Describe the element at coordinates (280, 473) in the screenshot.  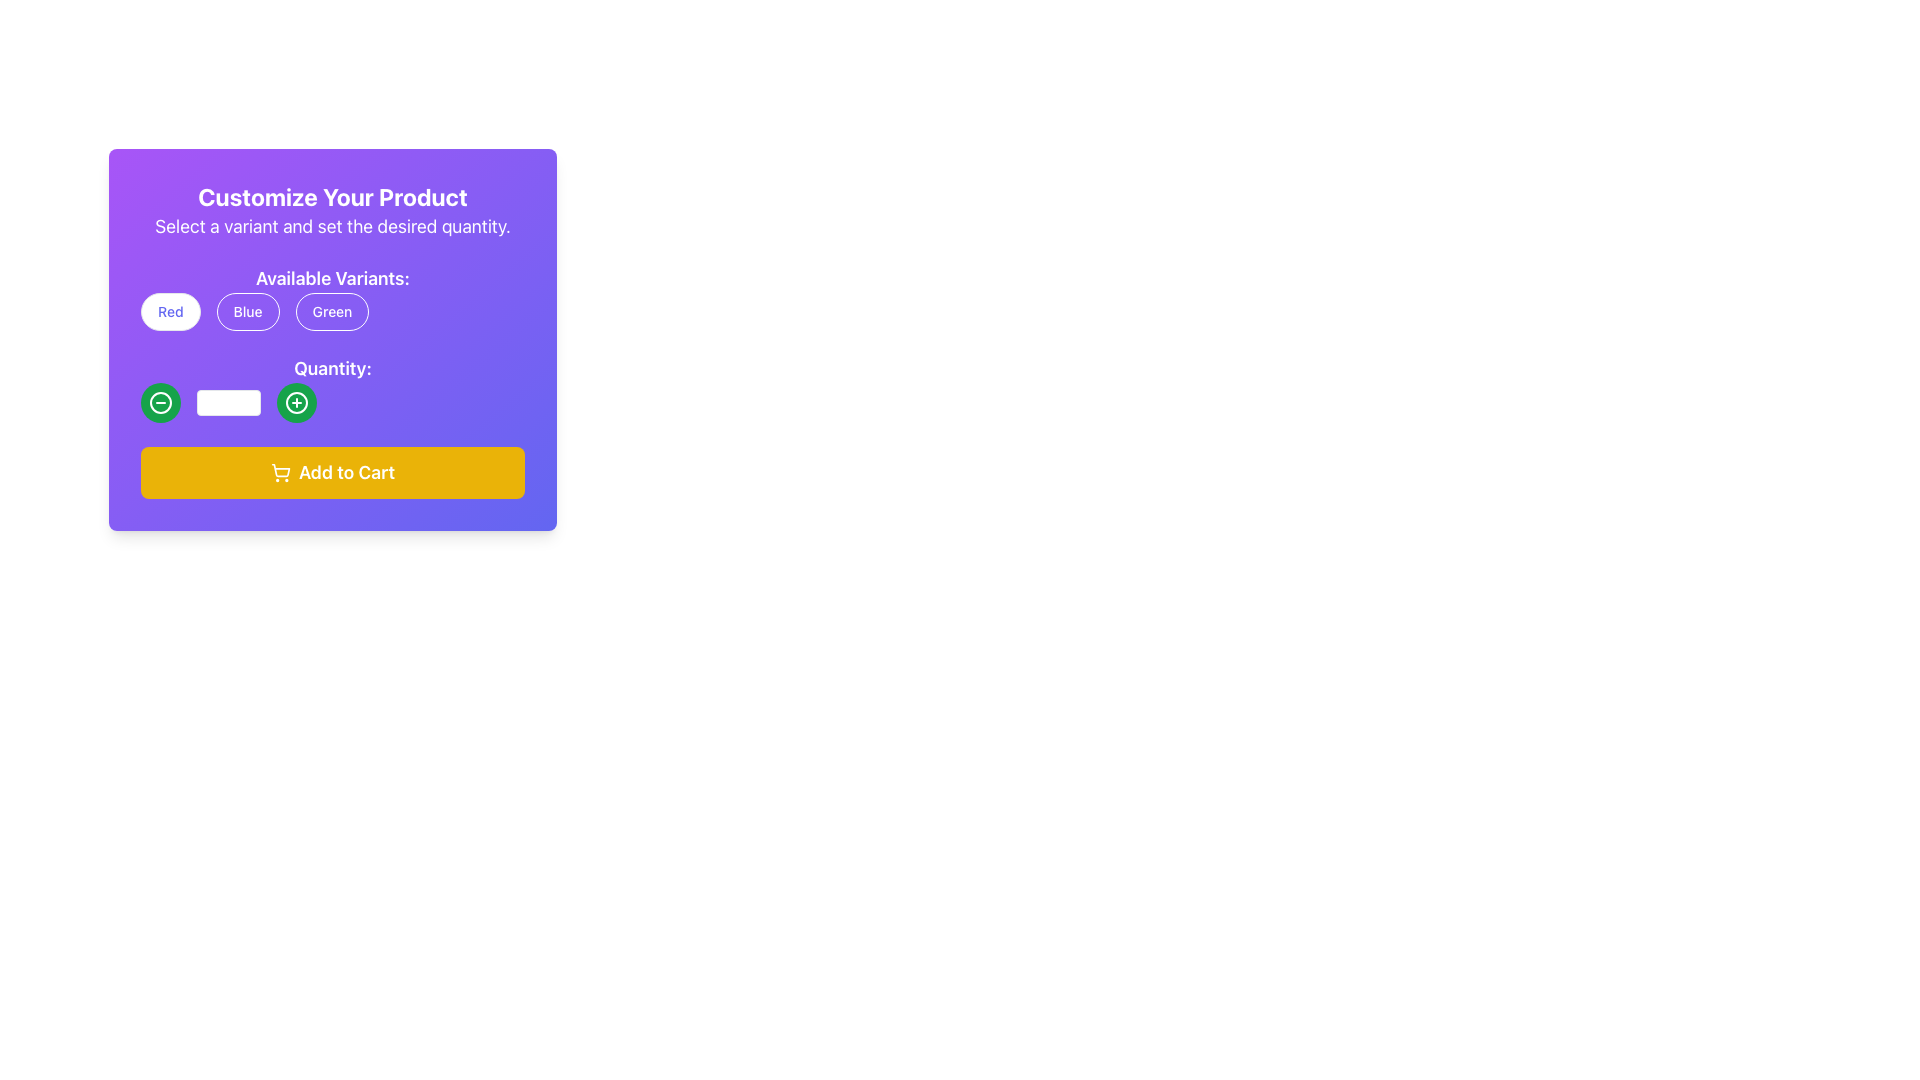
I see `the shopping cart icon located to the left of the 'Add to Cart' text within the yellow button at the bottom center of the purple card interface` at that location.